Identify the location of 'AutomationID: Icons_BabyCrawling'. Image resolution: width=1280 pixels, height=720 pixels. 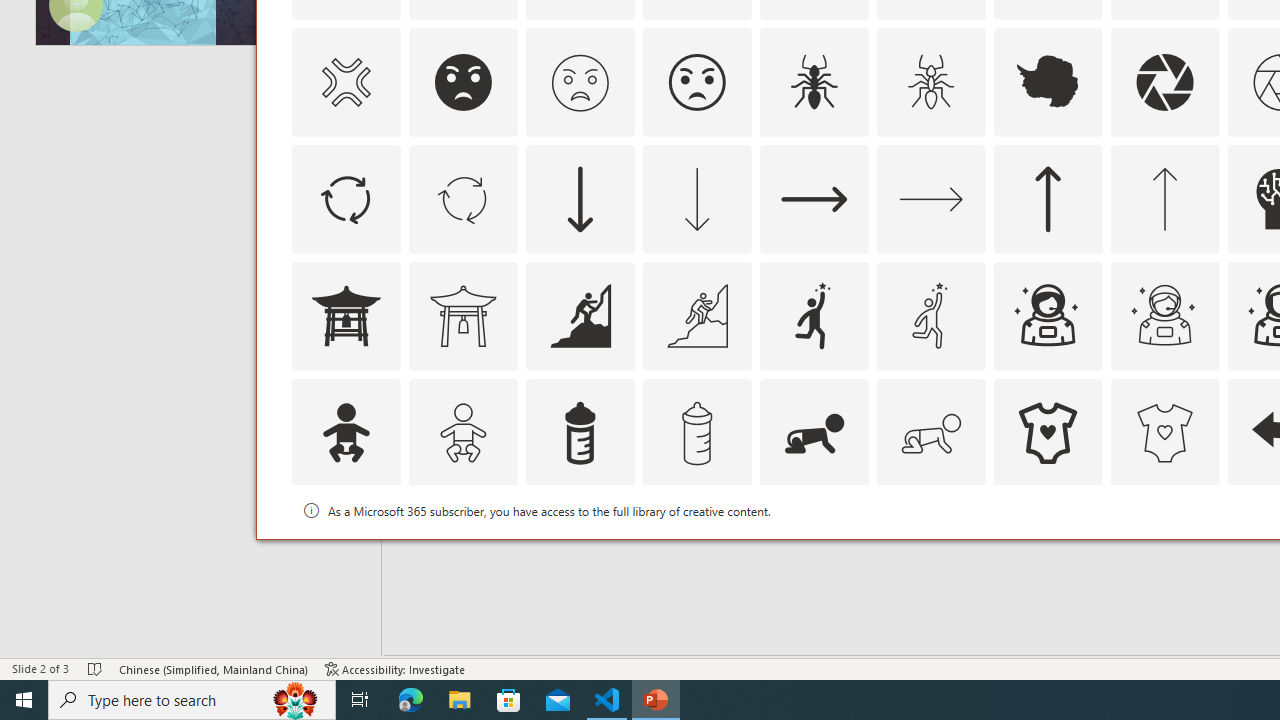
(814, 431).